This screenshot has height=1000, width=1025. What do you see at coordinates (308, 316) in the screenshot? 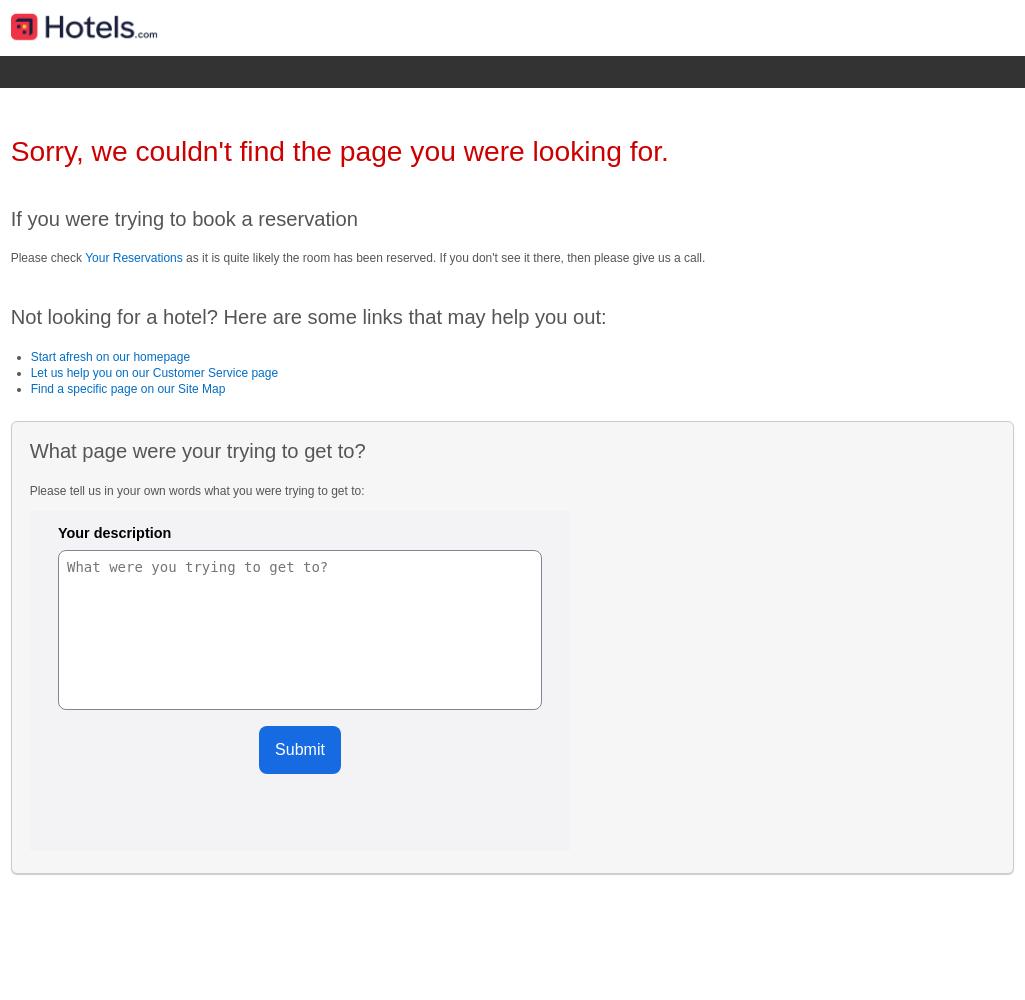
I see `'Not looking for a hotel? Here are some links that may help you out:'` at bounding box center [308, 316].